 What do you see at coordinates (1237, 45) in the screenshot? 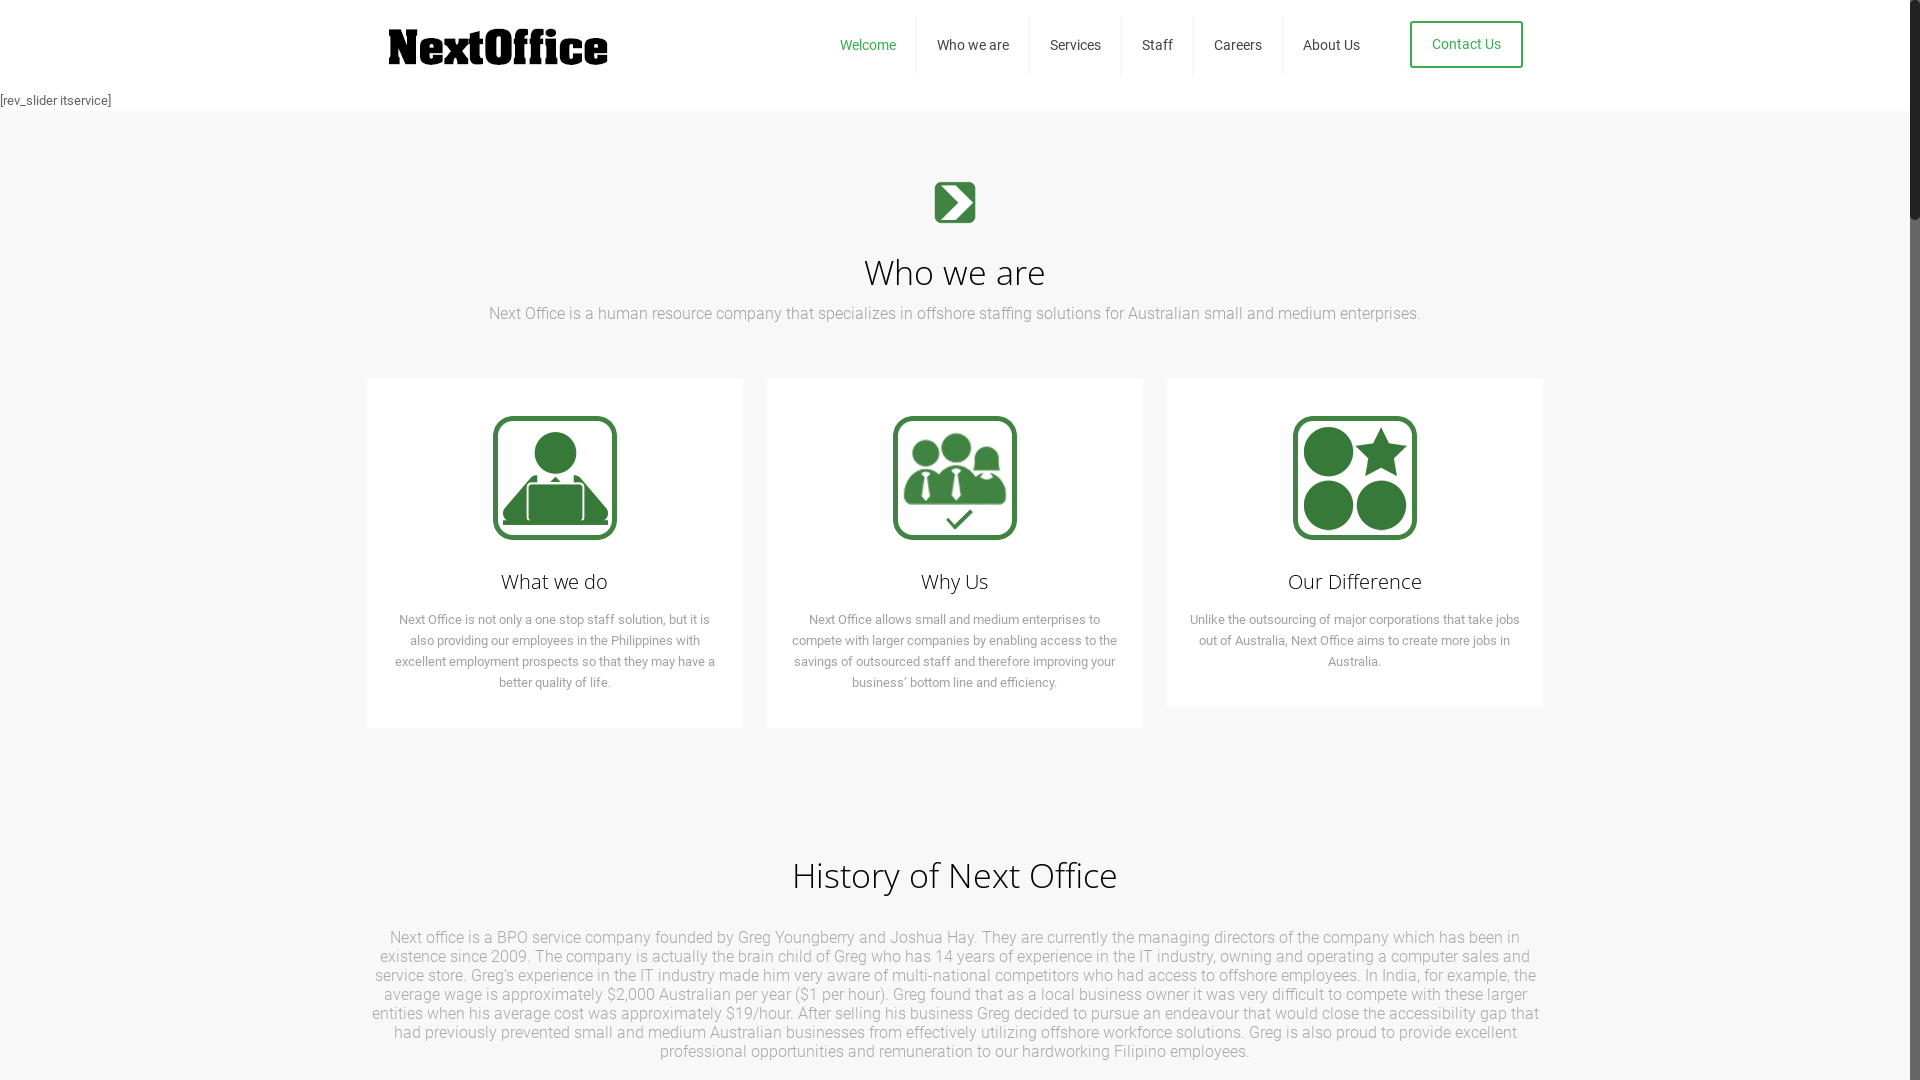
I see `'Careers'` at bounding box center [1237, 45].